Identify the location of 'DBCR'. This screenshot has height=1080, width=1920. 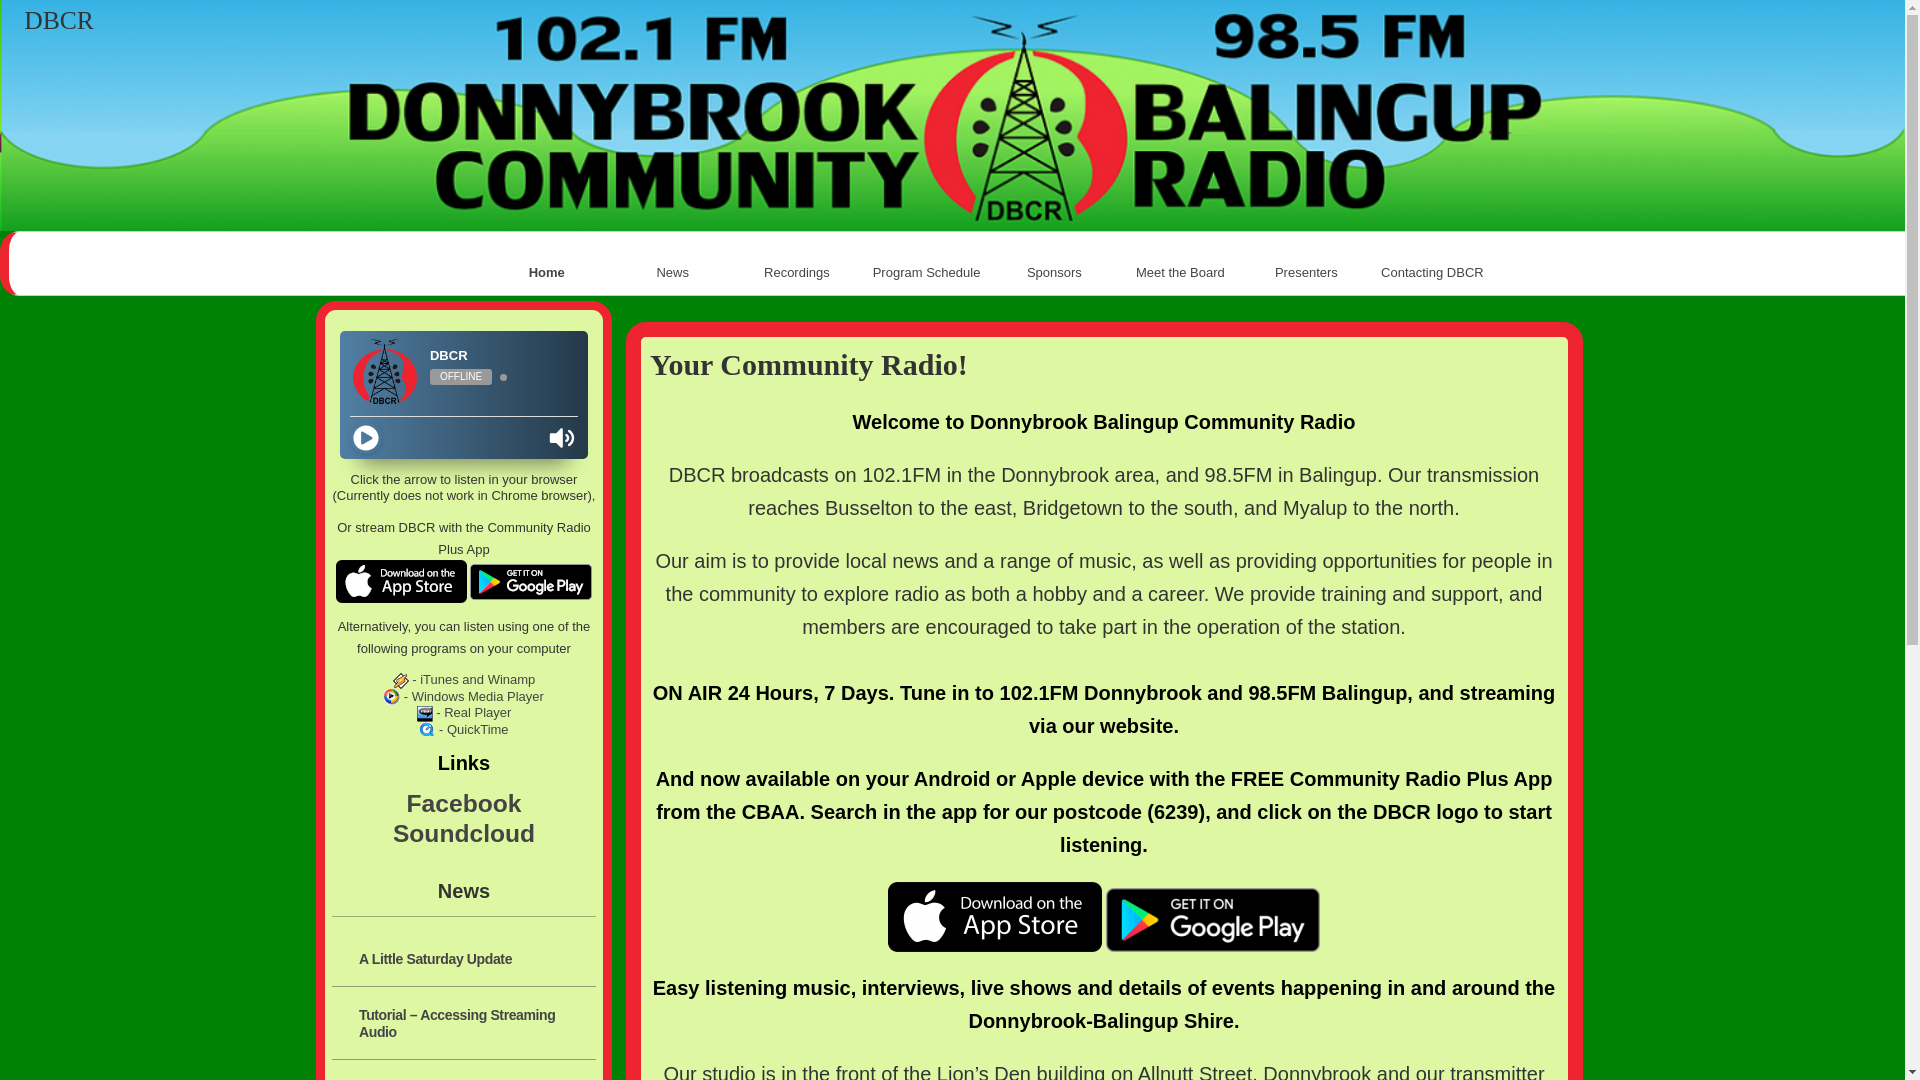
(58, 20).